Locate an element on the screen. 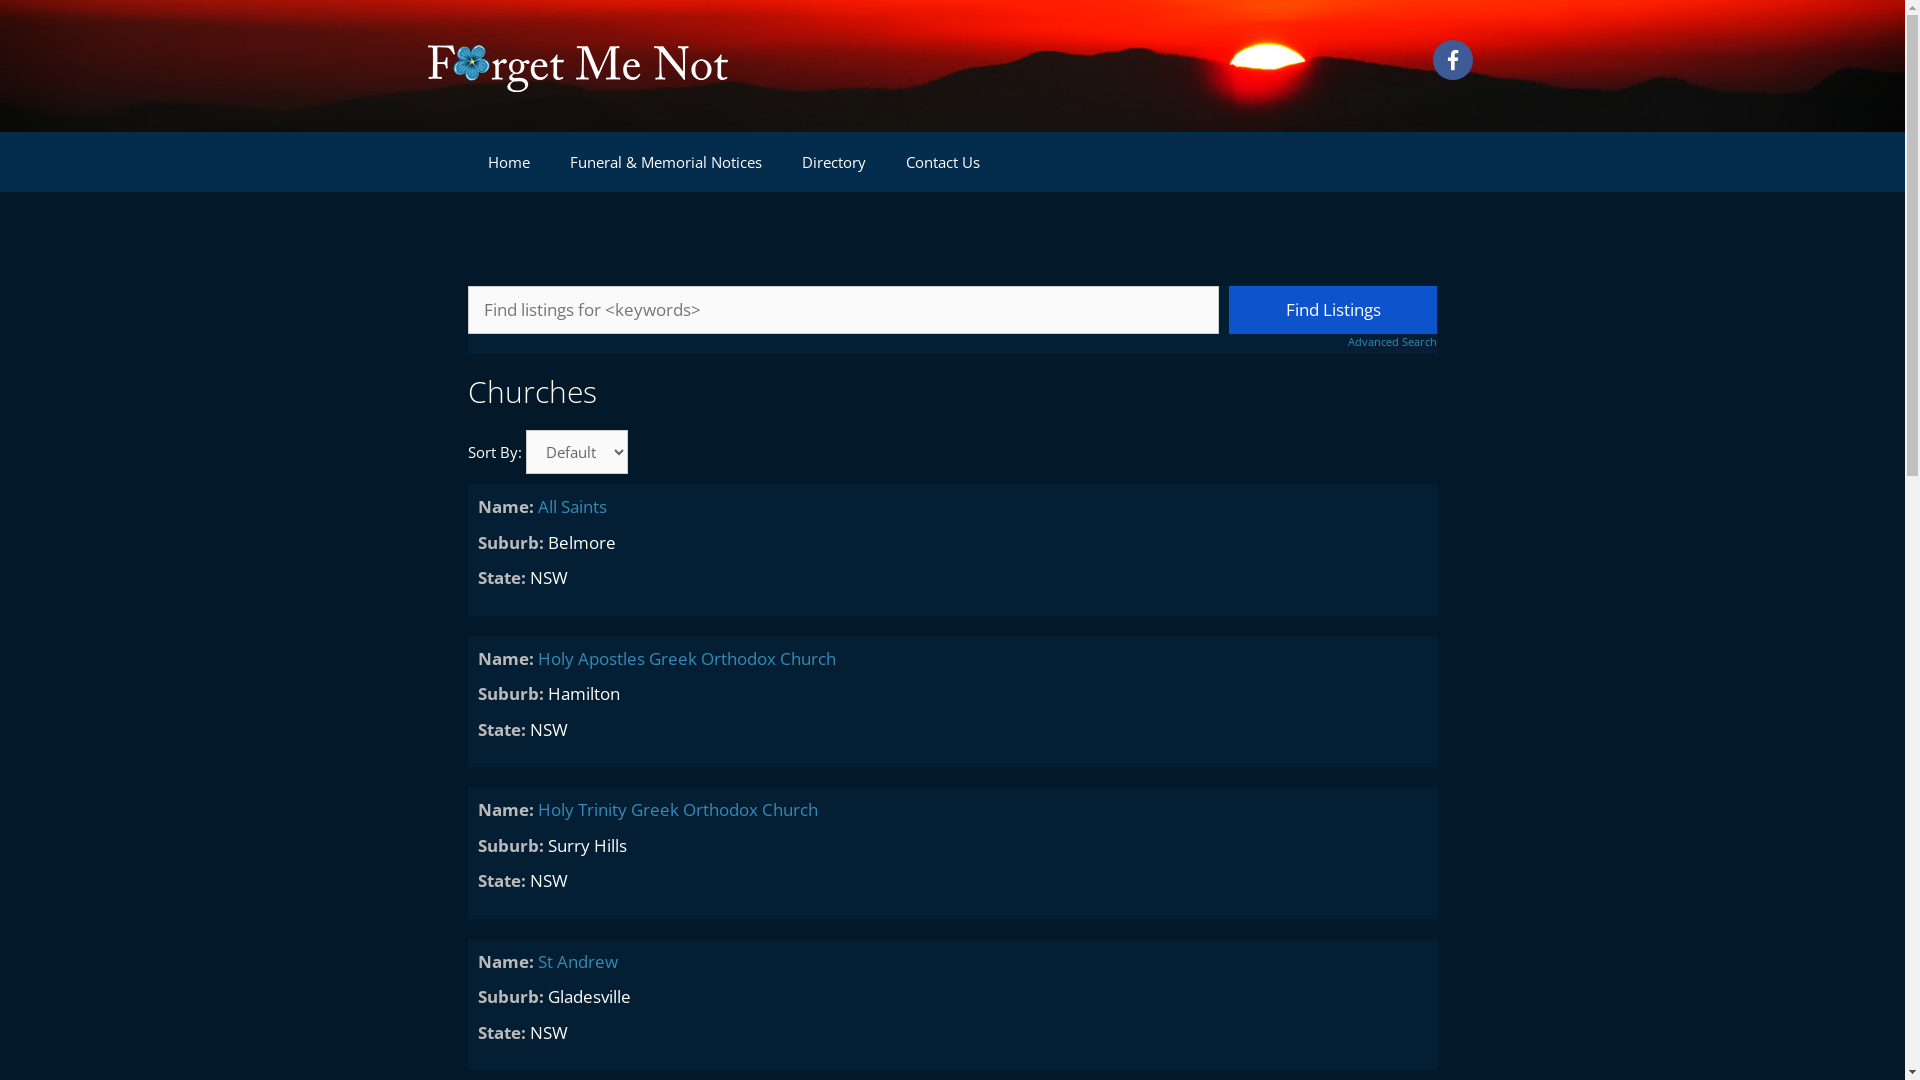 Image resolution: width=1920 pixels, height=1080 pixels. 'Directory' is located at coordinates (834, 161).